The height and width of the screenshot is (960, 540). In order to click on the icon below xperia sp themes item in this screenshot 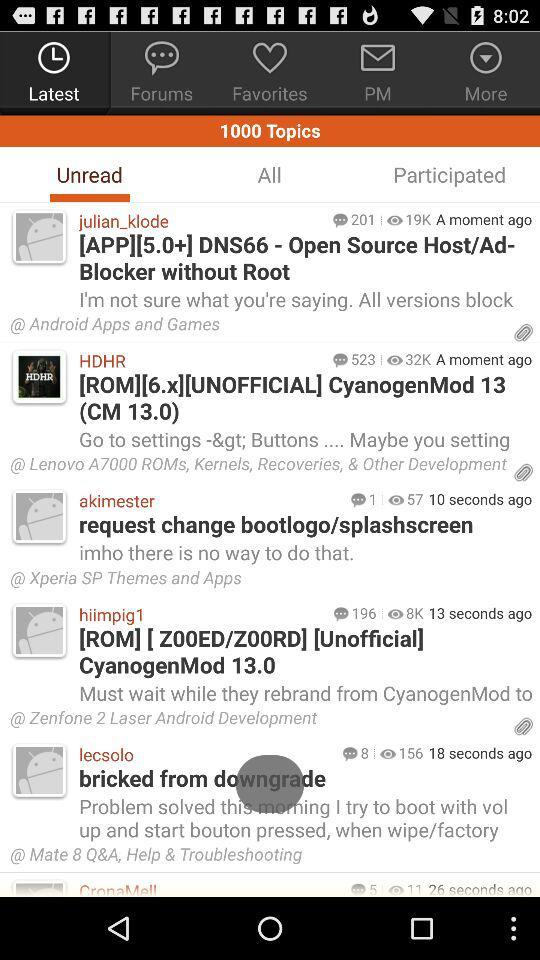, I will do `click(413, 611)`.